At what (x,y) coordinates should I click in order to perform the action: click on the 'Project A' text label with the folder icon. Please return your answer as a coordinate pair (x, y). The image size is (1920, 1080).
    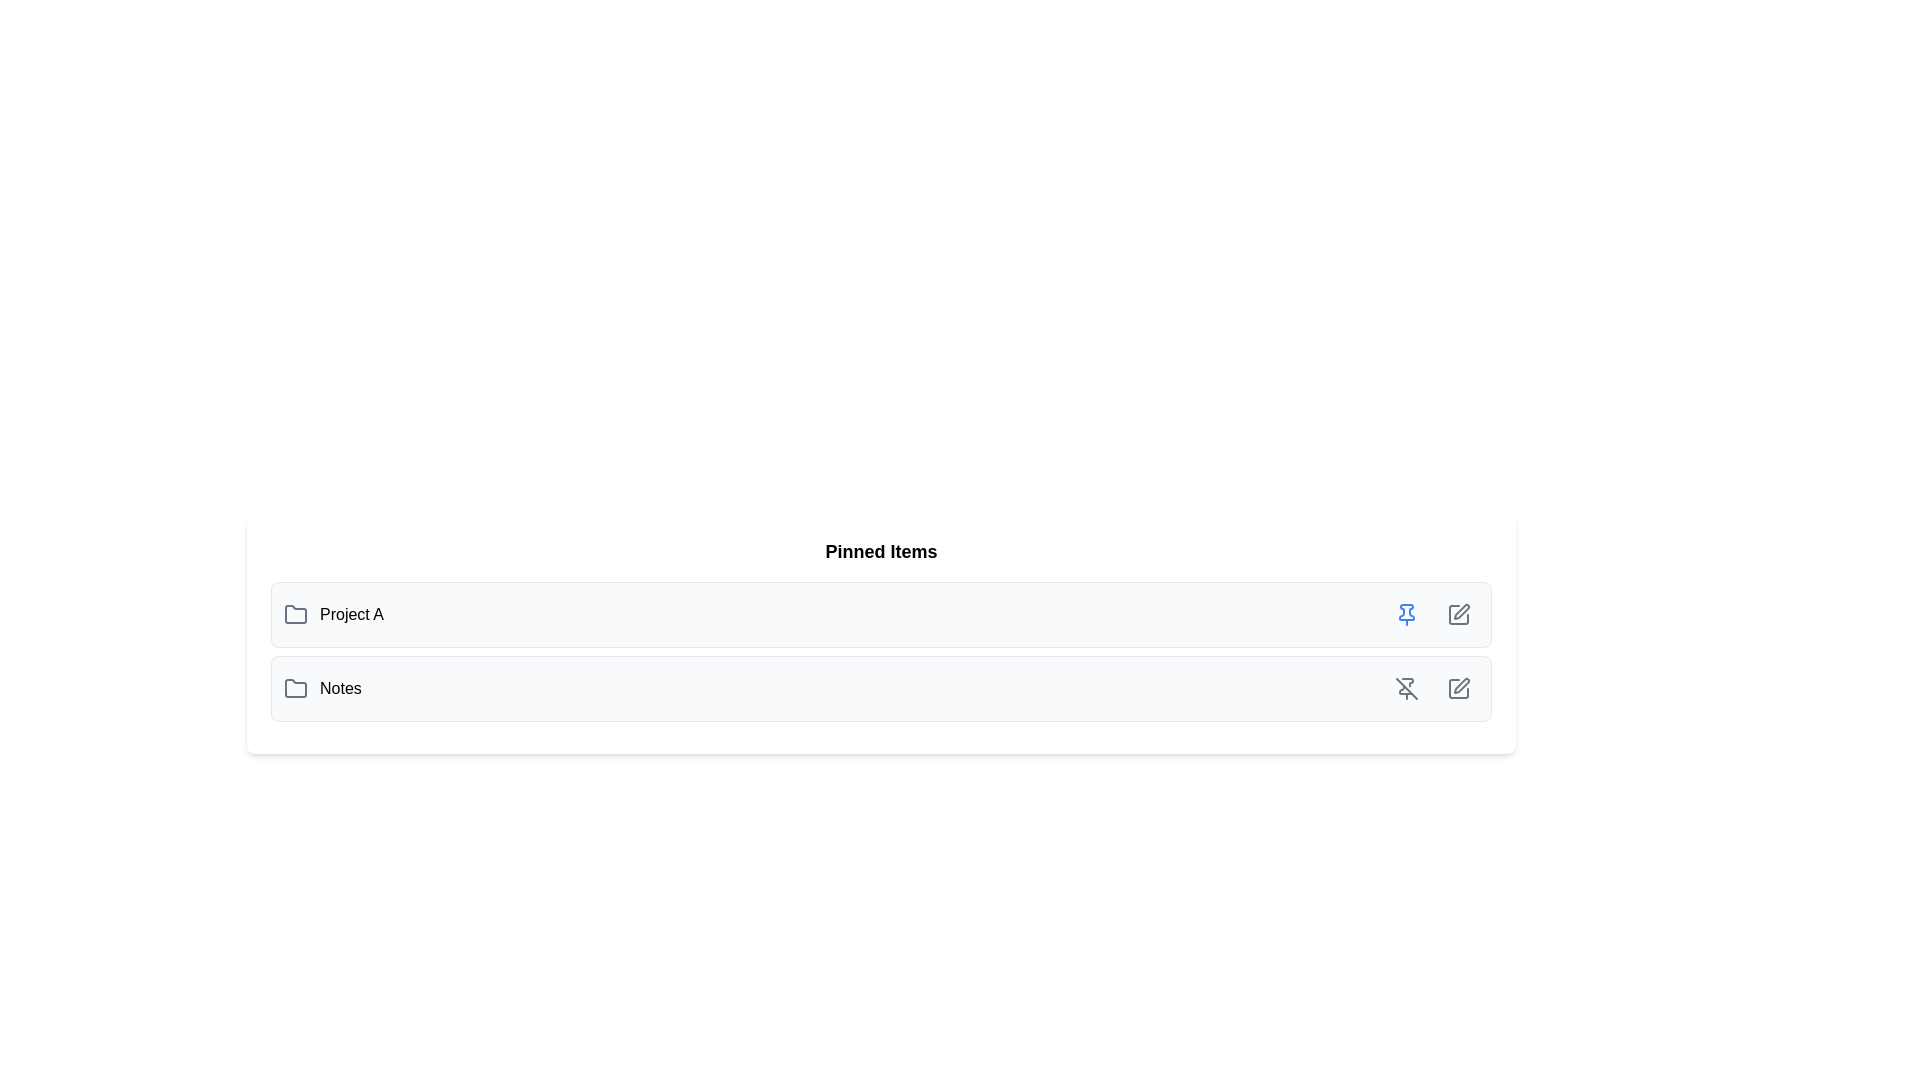
    Looking at the image, I should click on (334, 613).